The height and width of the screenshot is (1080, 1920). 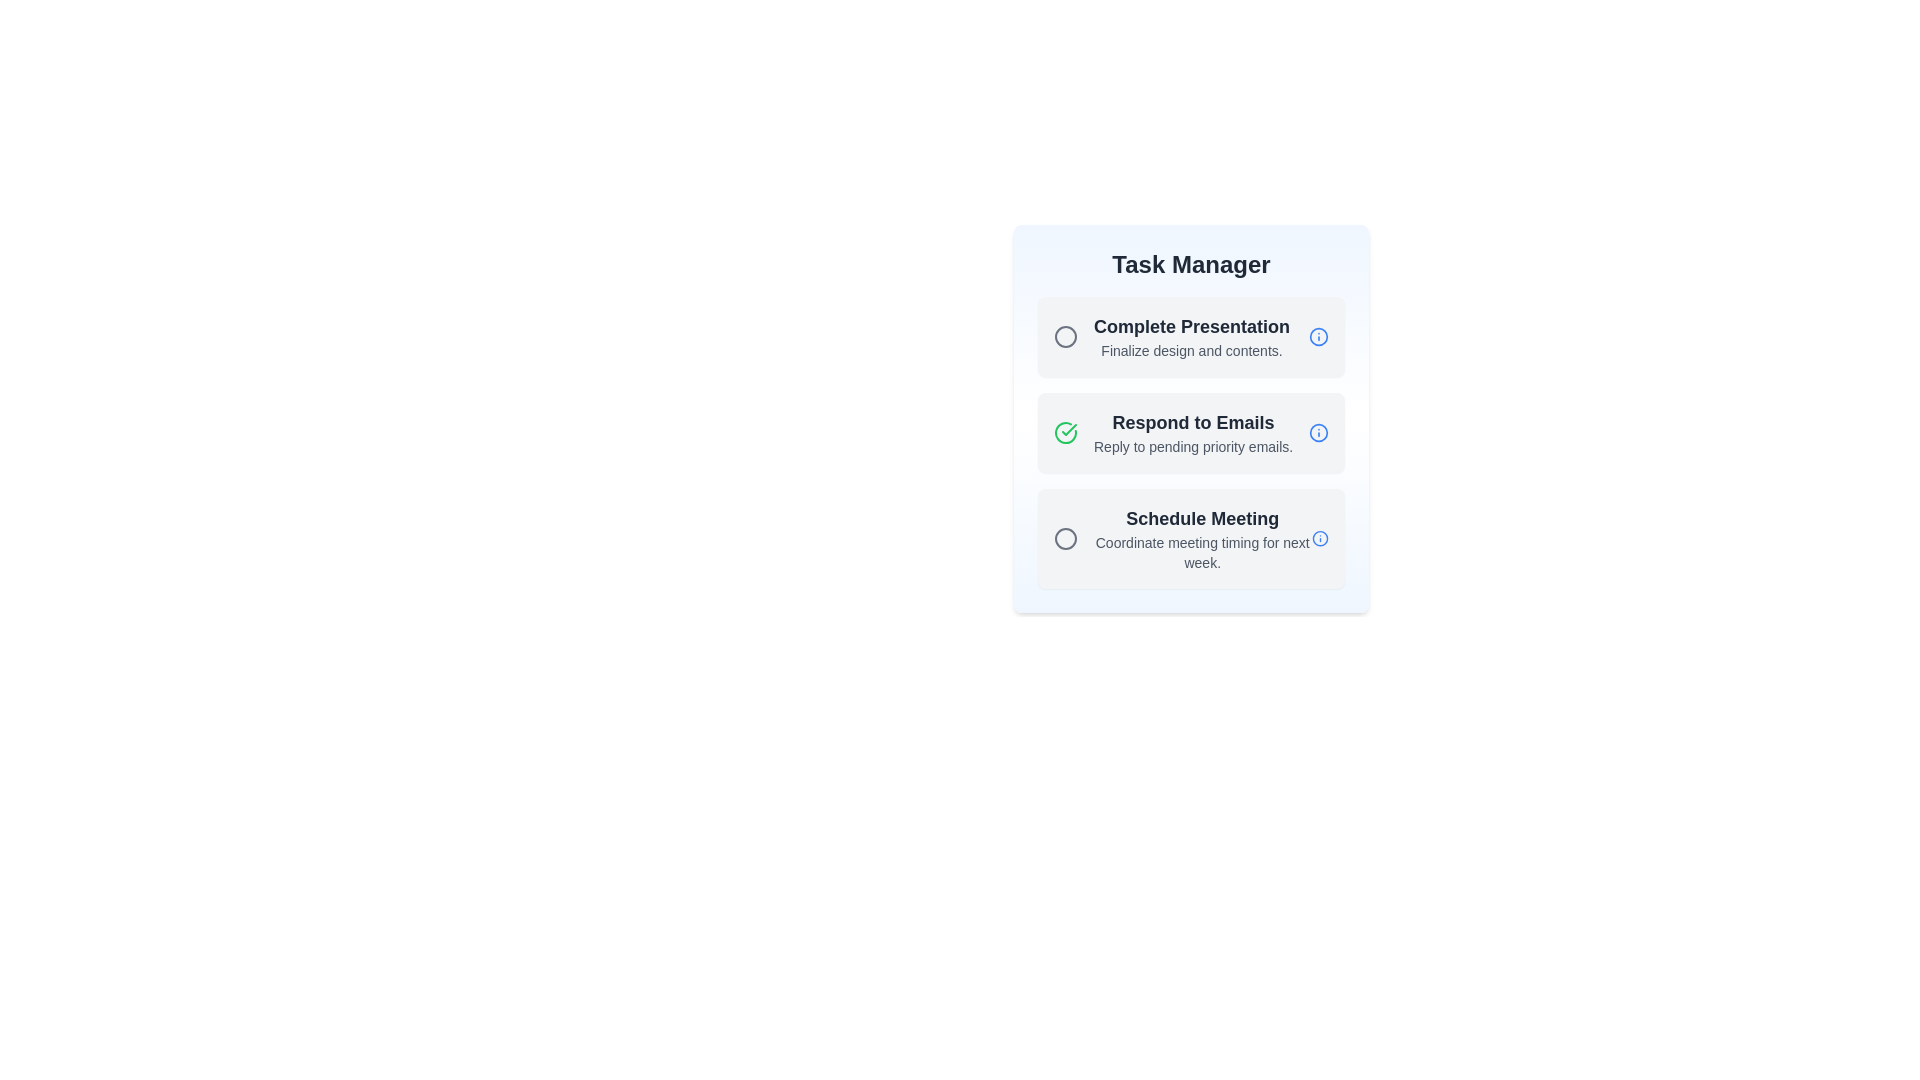 What do you see at coordinates (1191, 264) in the screenshot?
I see `the title and header of the Task Manager component` at bounding box center [1191, 264].